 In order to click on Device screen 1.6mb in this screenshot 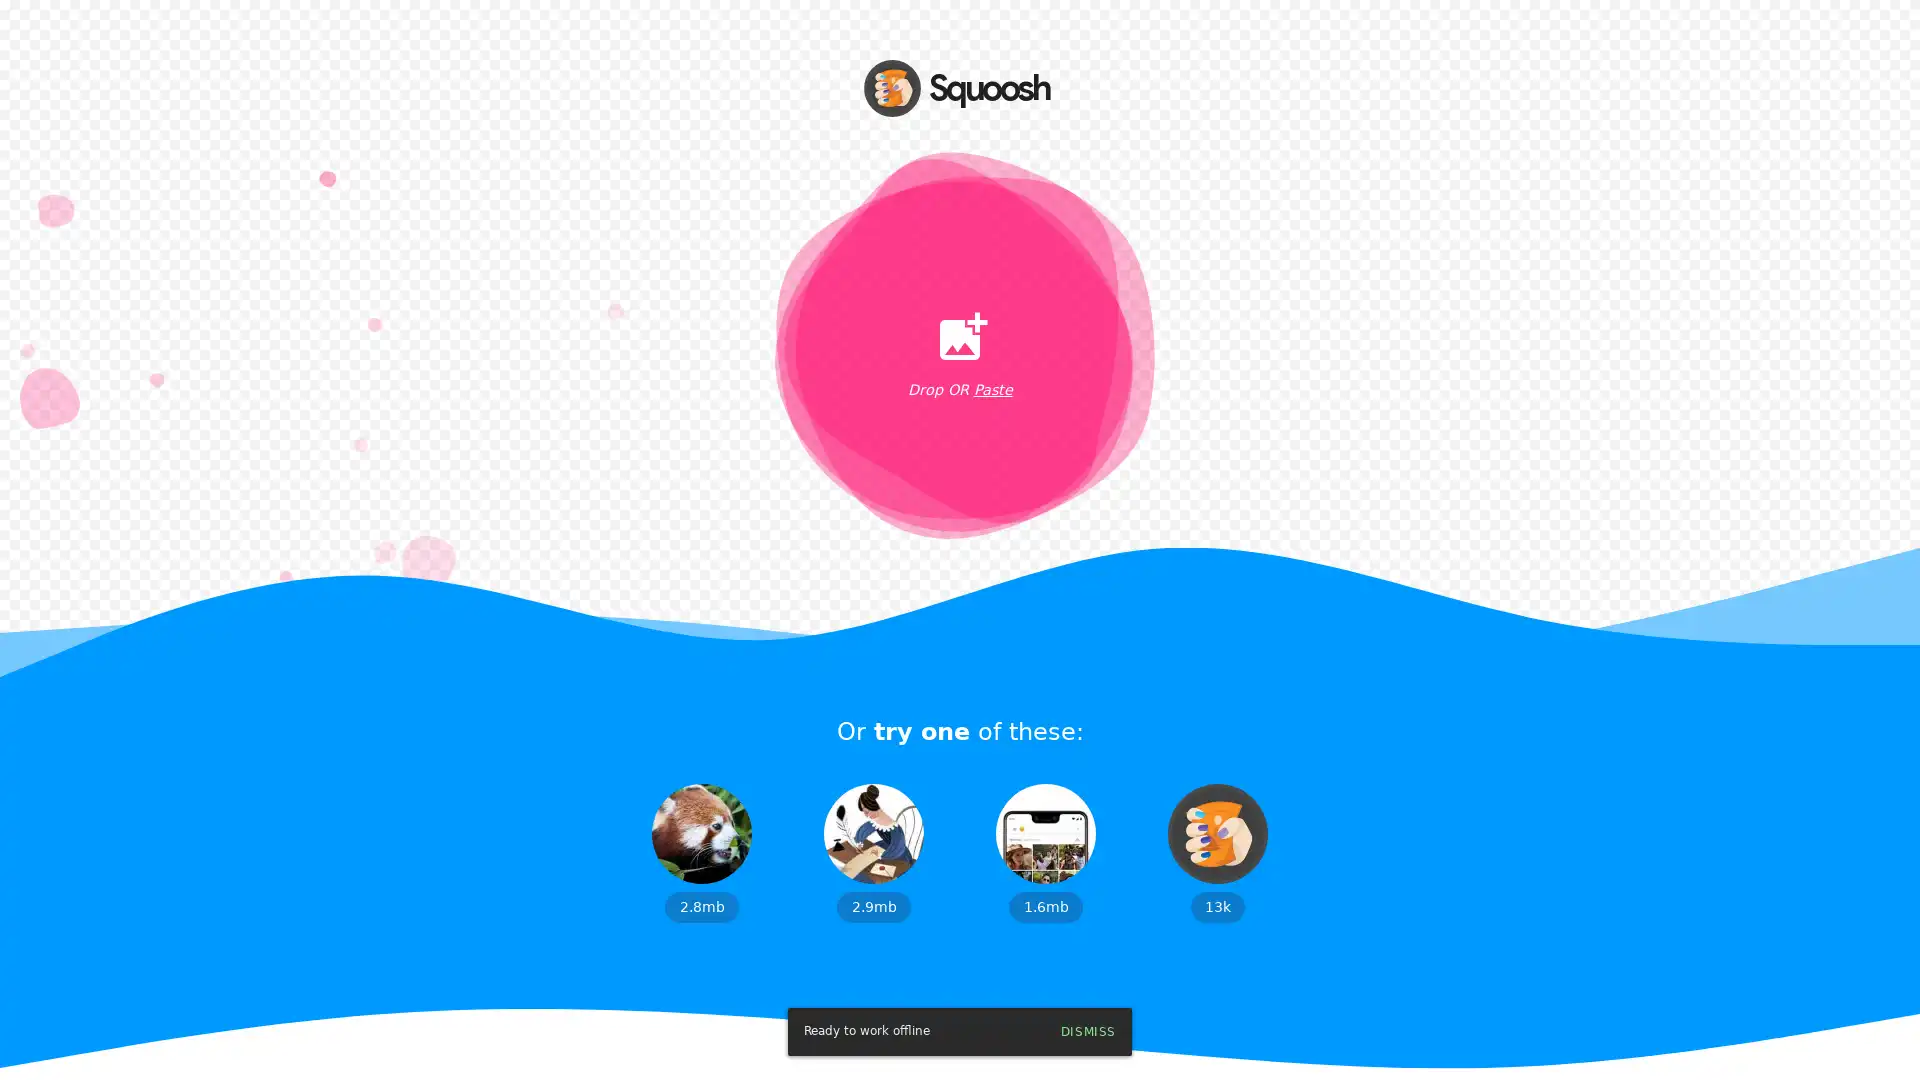, I will do `click(1045, 852)`.